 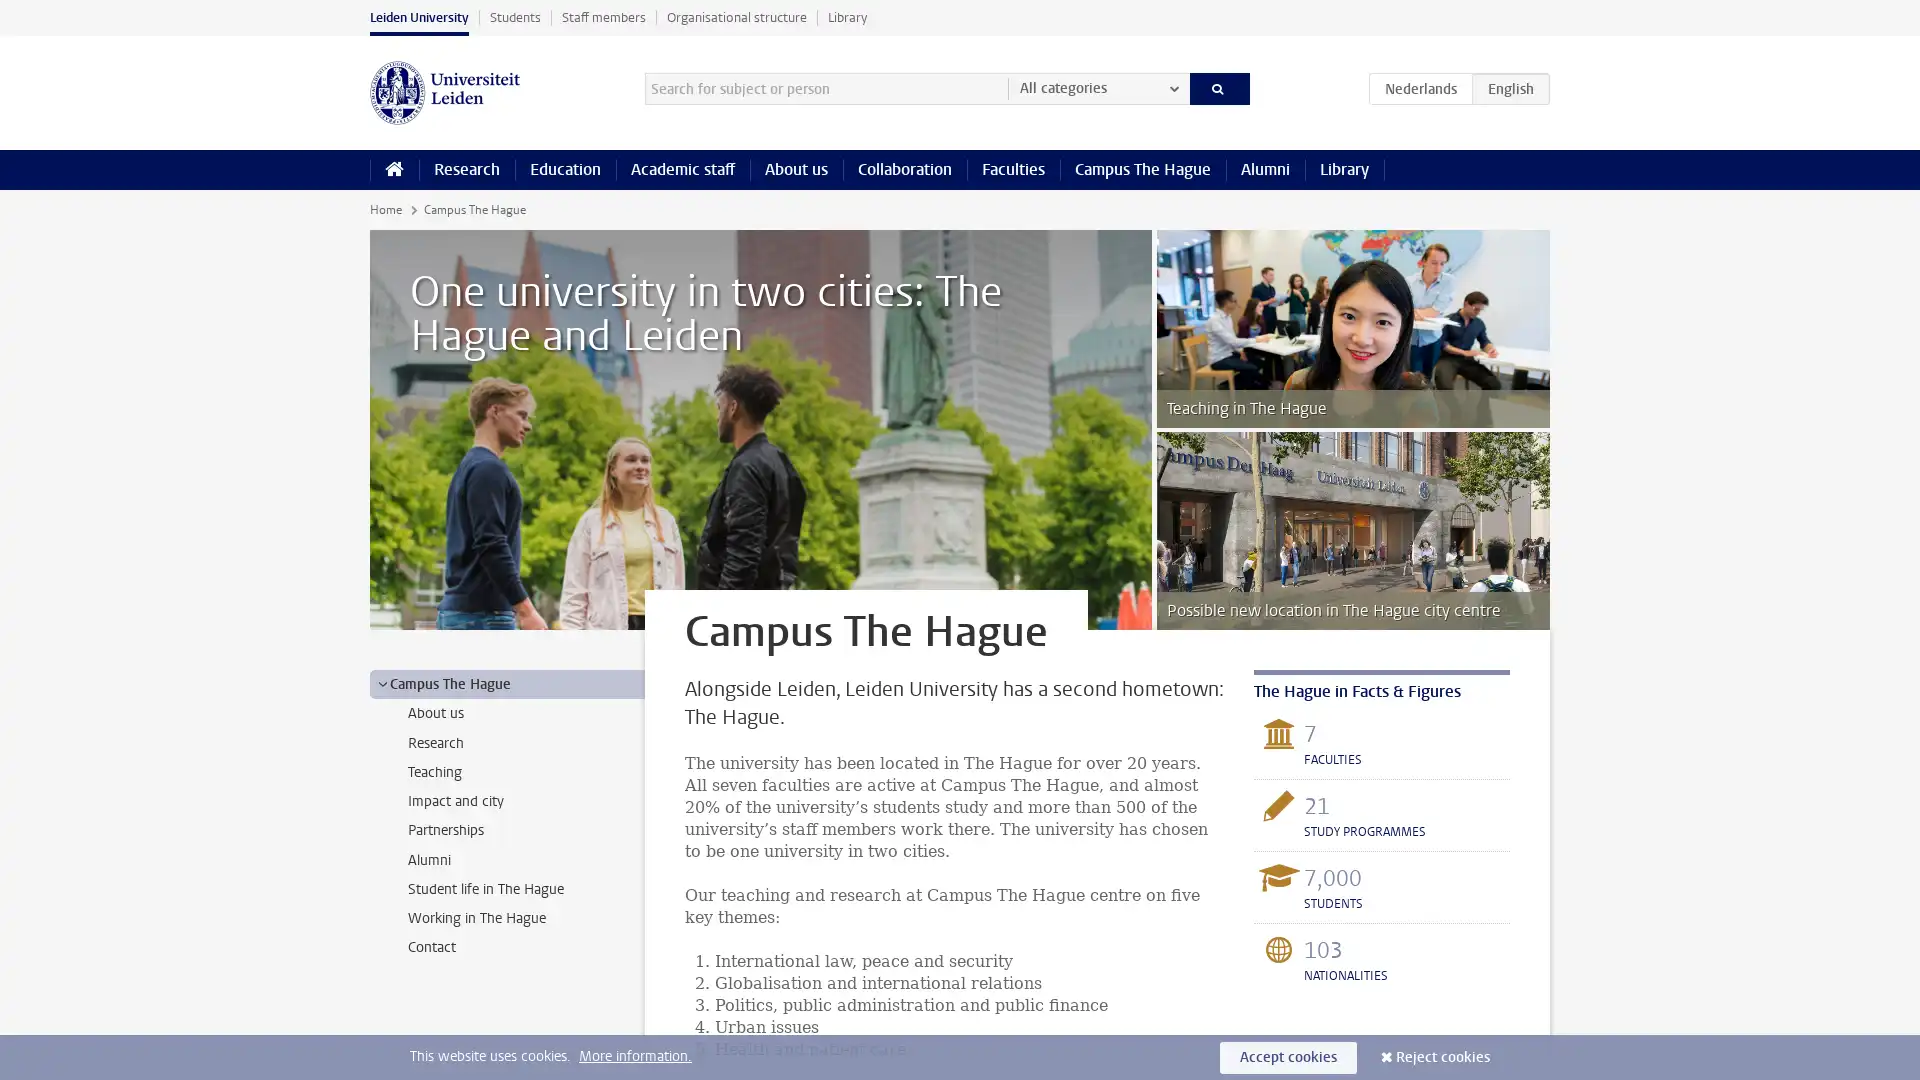 I want to click on All categories, so click(x=1097, y=87).